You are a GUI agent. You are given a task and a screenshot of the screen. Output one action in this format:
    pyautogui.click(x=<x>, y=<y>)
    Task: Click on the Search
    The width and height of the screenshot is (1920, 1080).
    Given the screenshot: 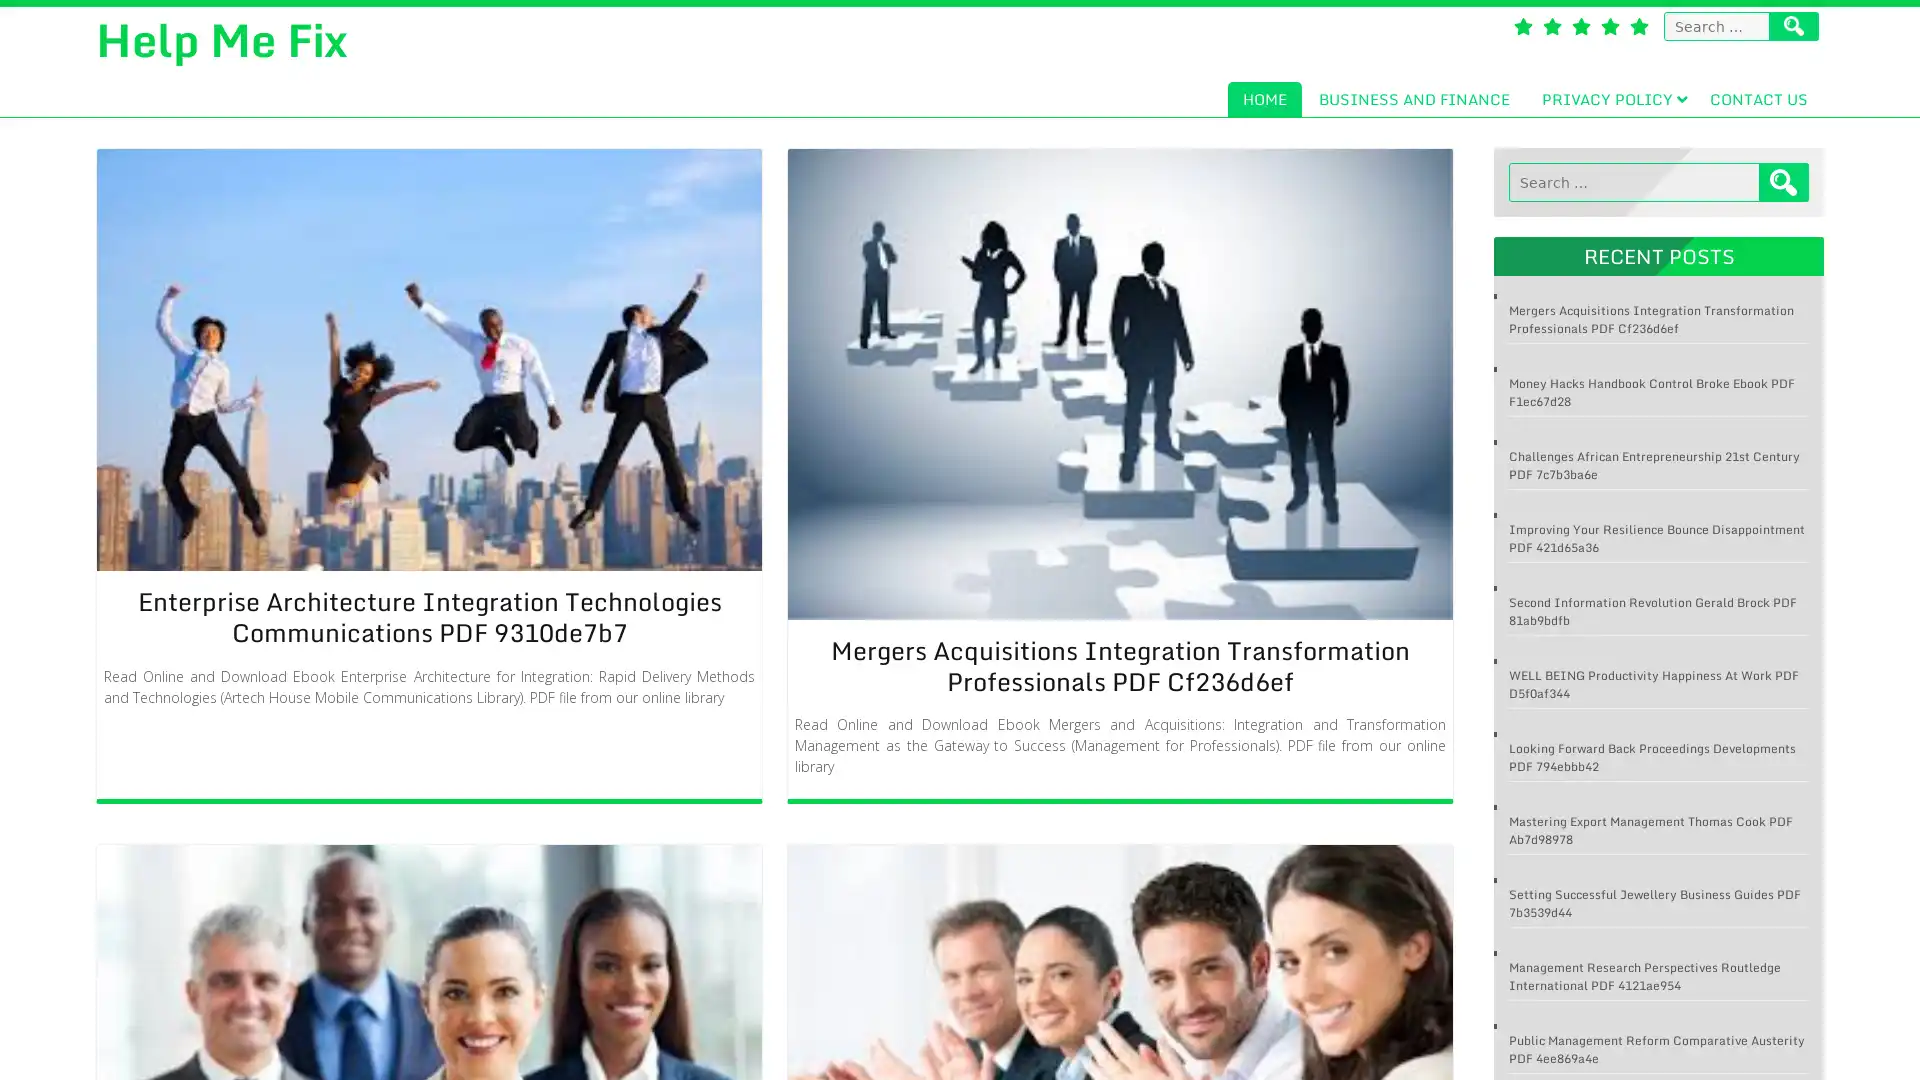 What is the action you would take?
    pyautogui.click(x=1784, y=182)
    